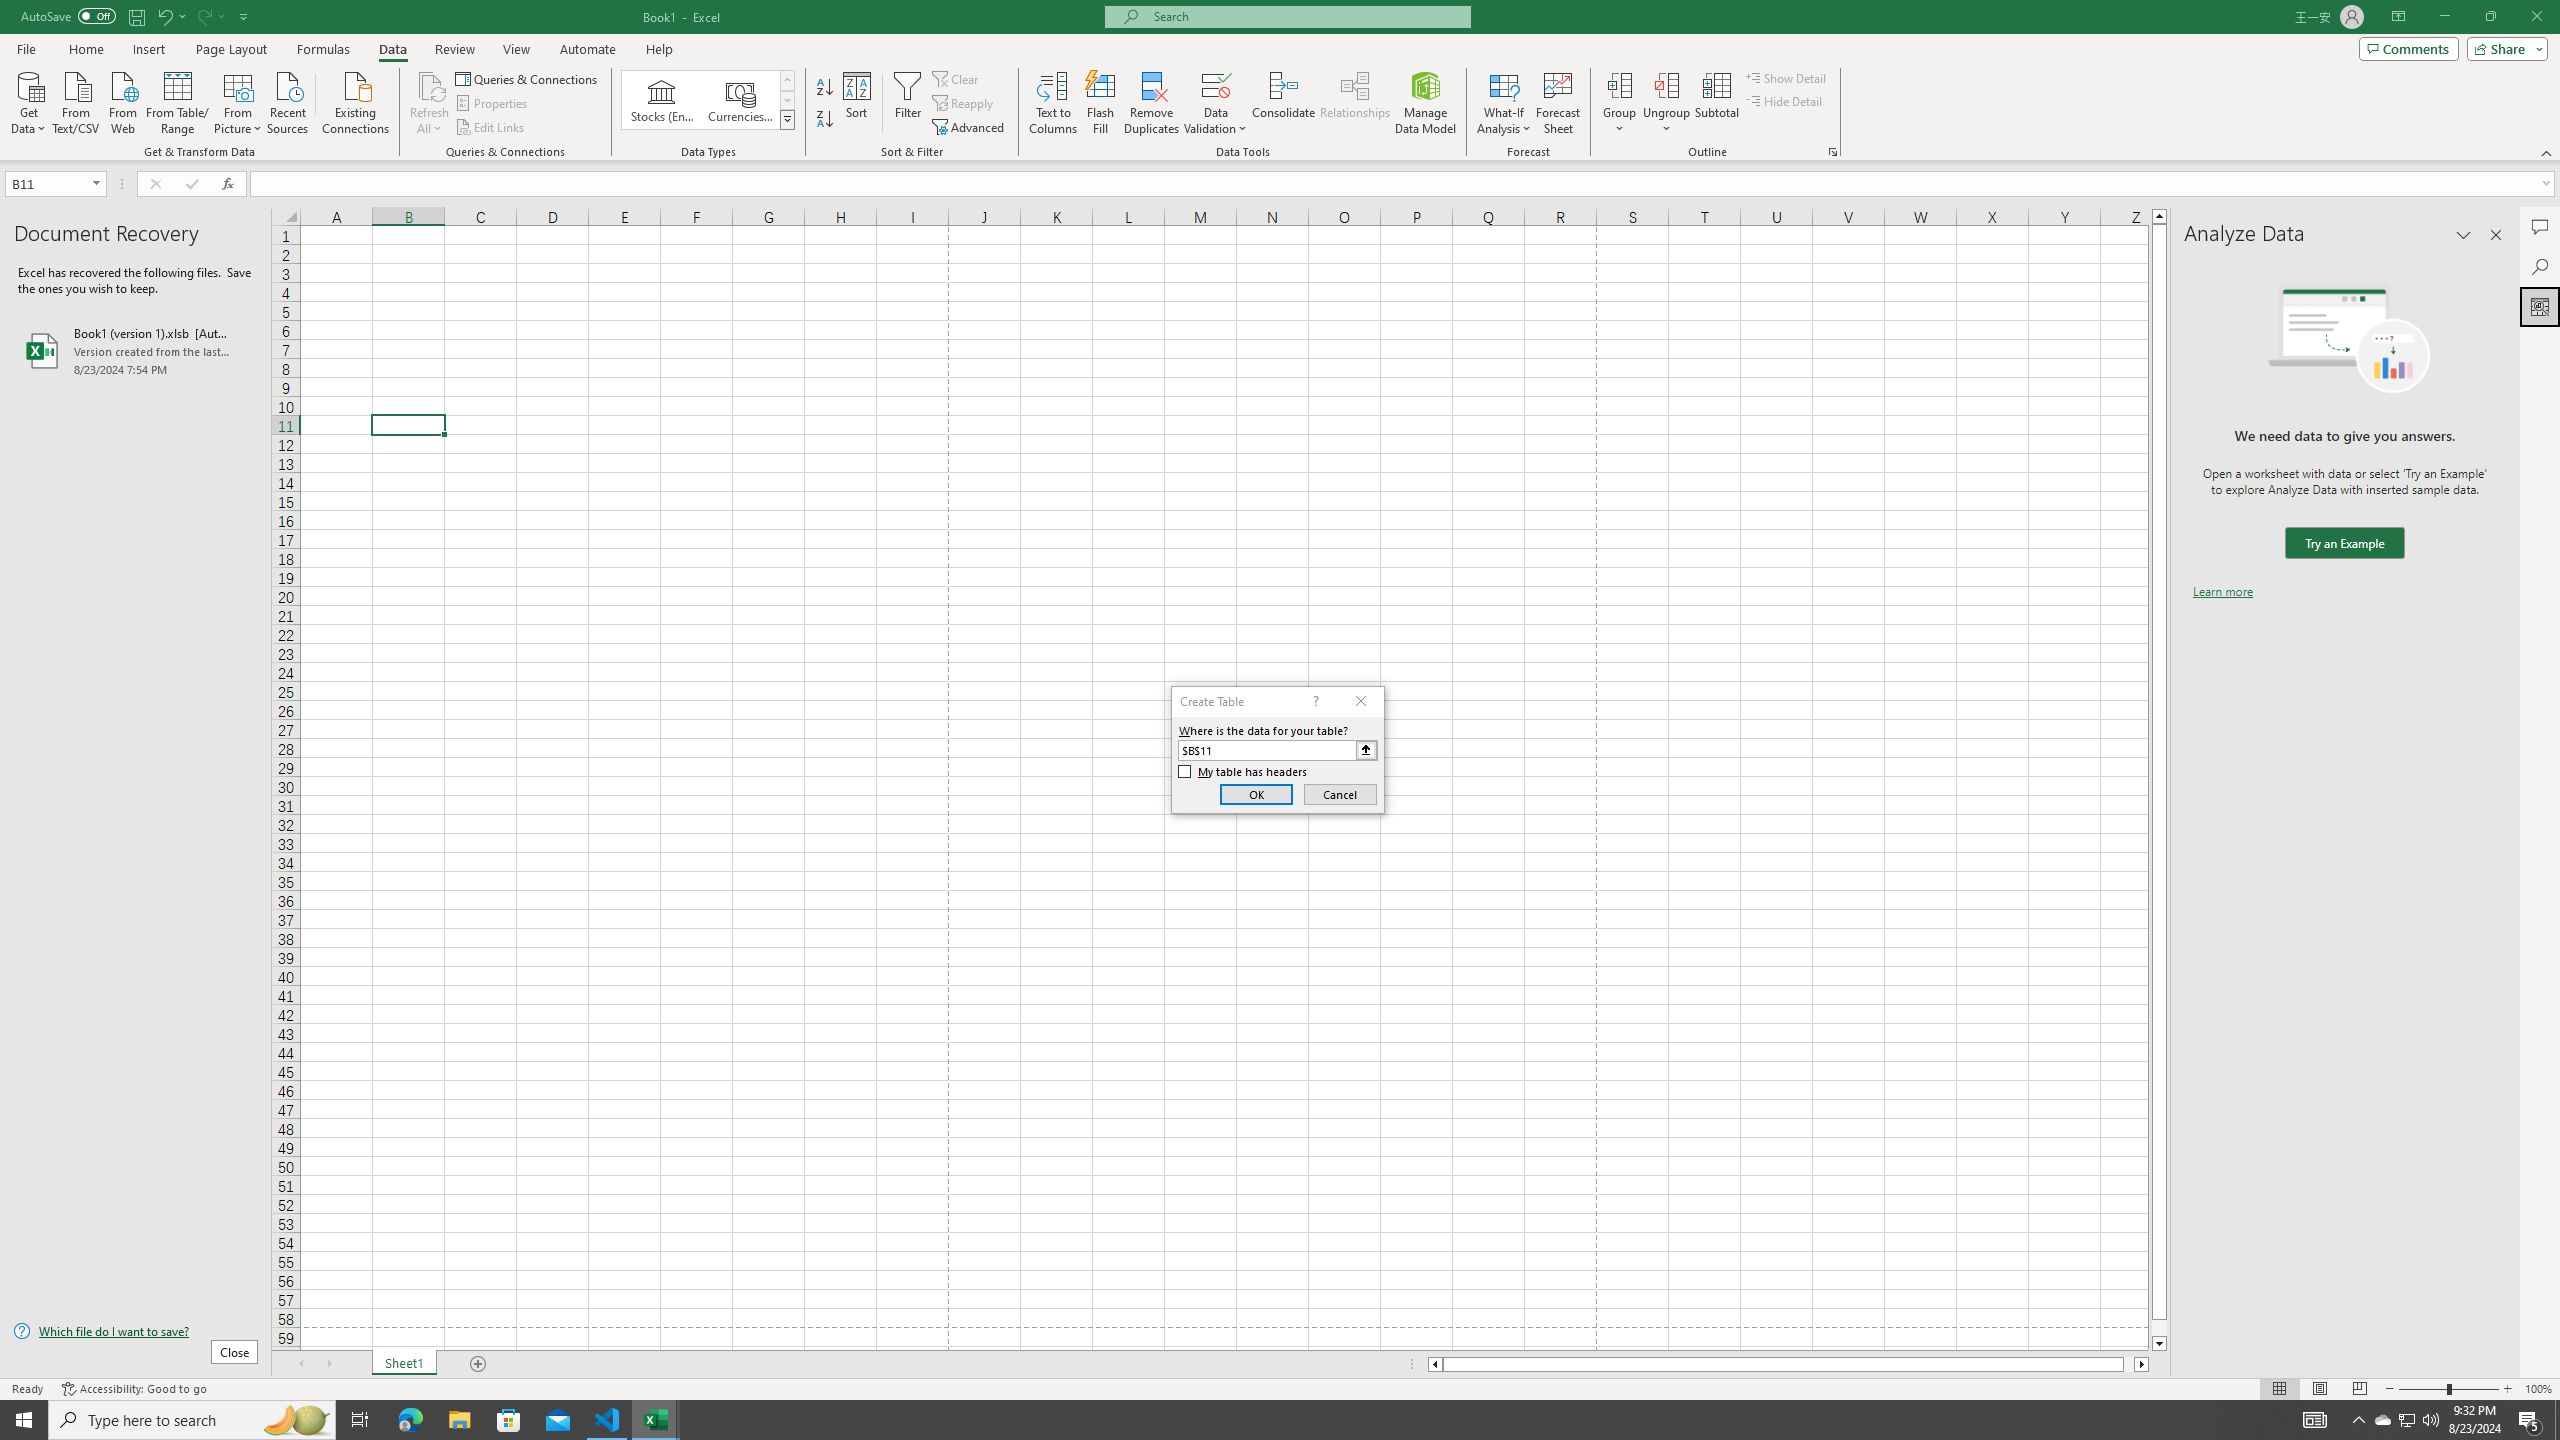 The width and height of the screenshot is (2560, 1440). Describe the element at coordinates (288, 100) in the screenshot. I see `'Recent Sources'` at that location.